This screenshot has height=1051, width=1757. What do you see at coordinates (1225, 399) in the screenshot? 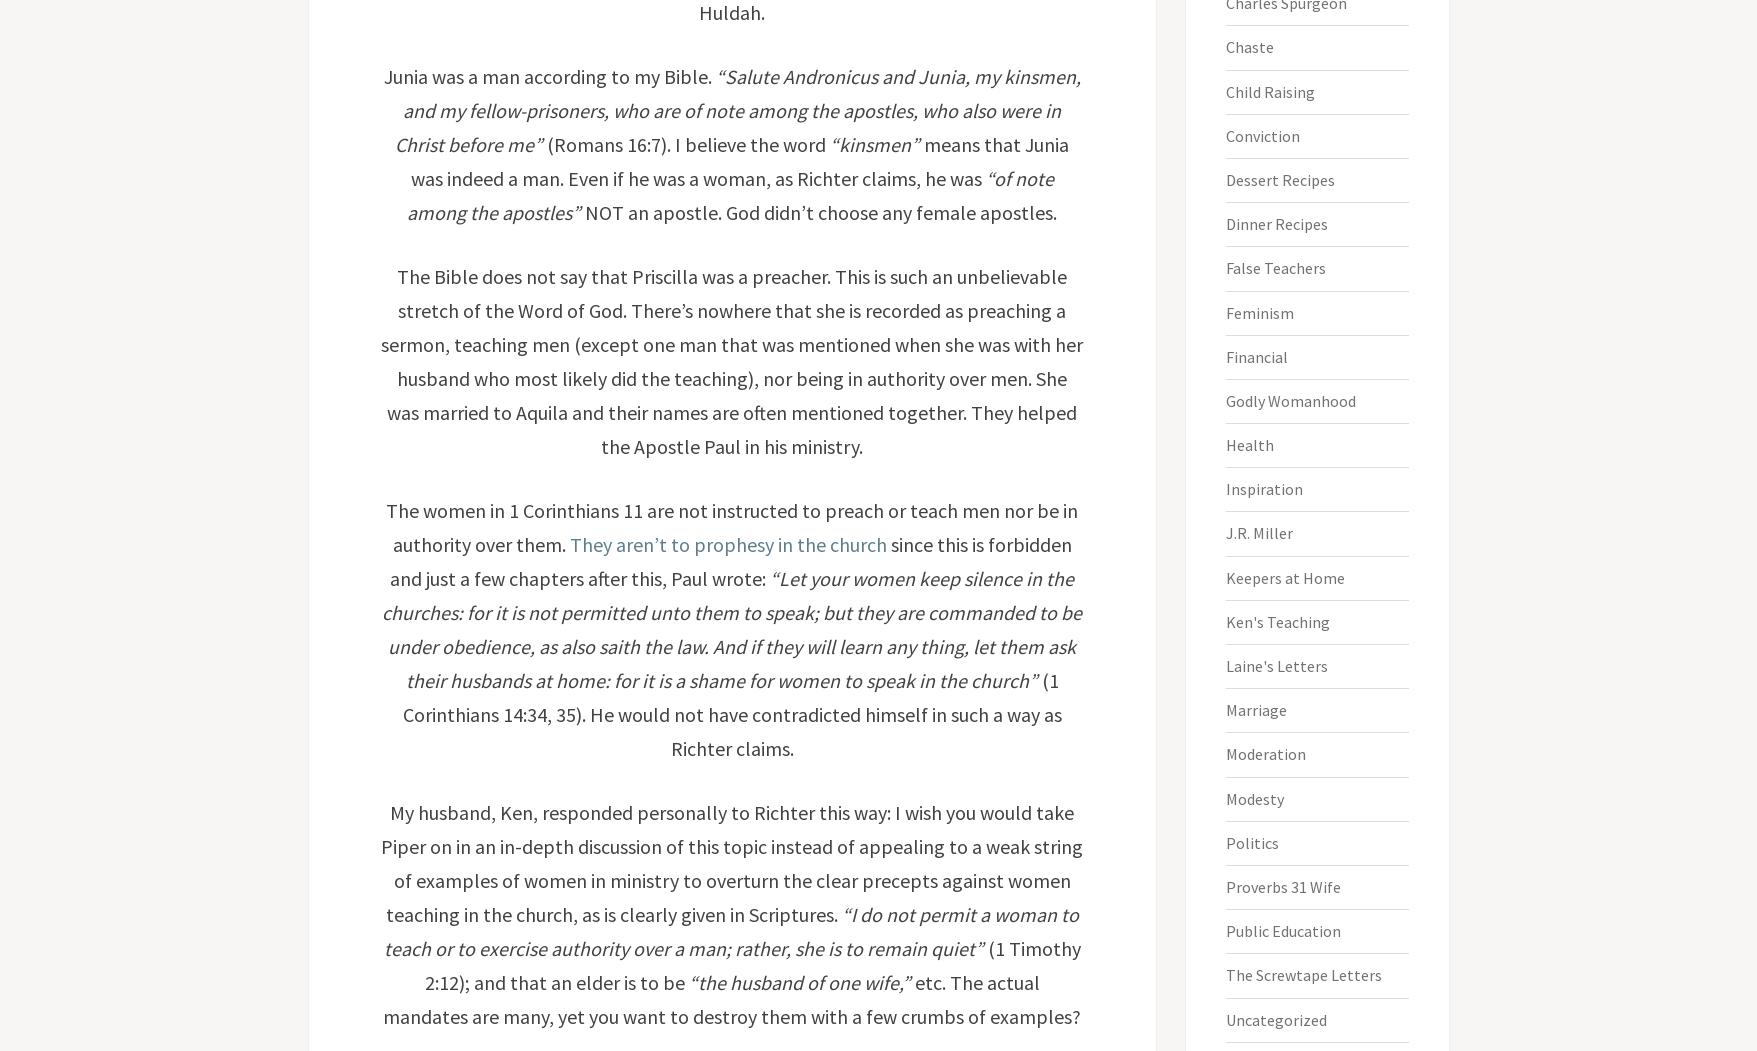
I see `'Godly Womanhood'` at bounding box center [1225, 399].